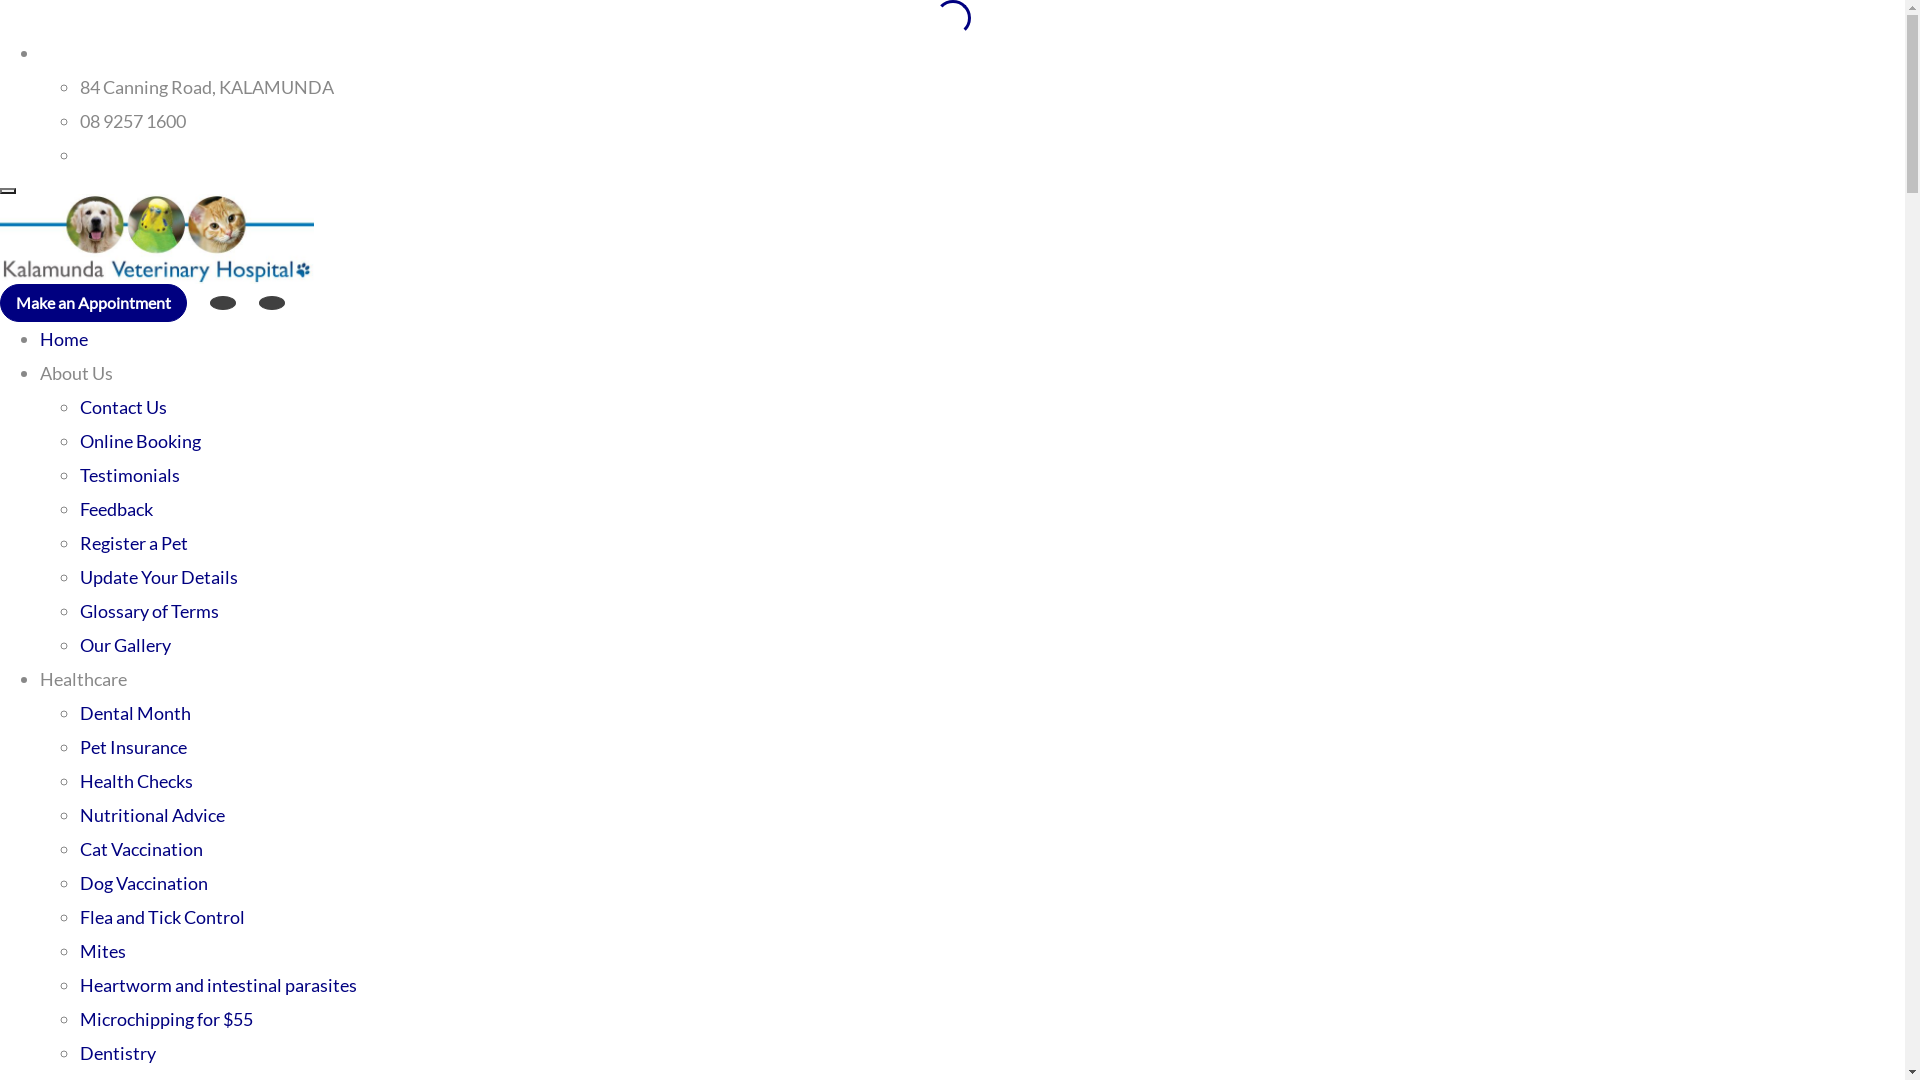 The width and height of the screenshot is (1920, 1080). I want to click on 'Make an Appointment', so click(92, 303).